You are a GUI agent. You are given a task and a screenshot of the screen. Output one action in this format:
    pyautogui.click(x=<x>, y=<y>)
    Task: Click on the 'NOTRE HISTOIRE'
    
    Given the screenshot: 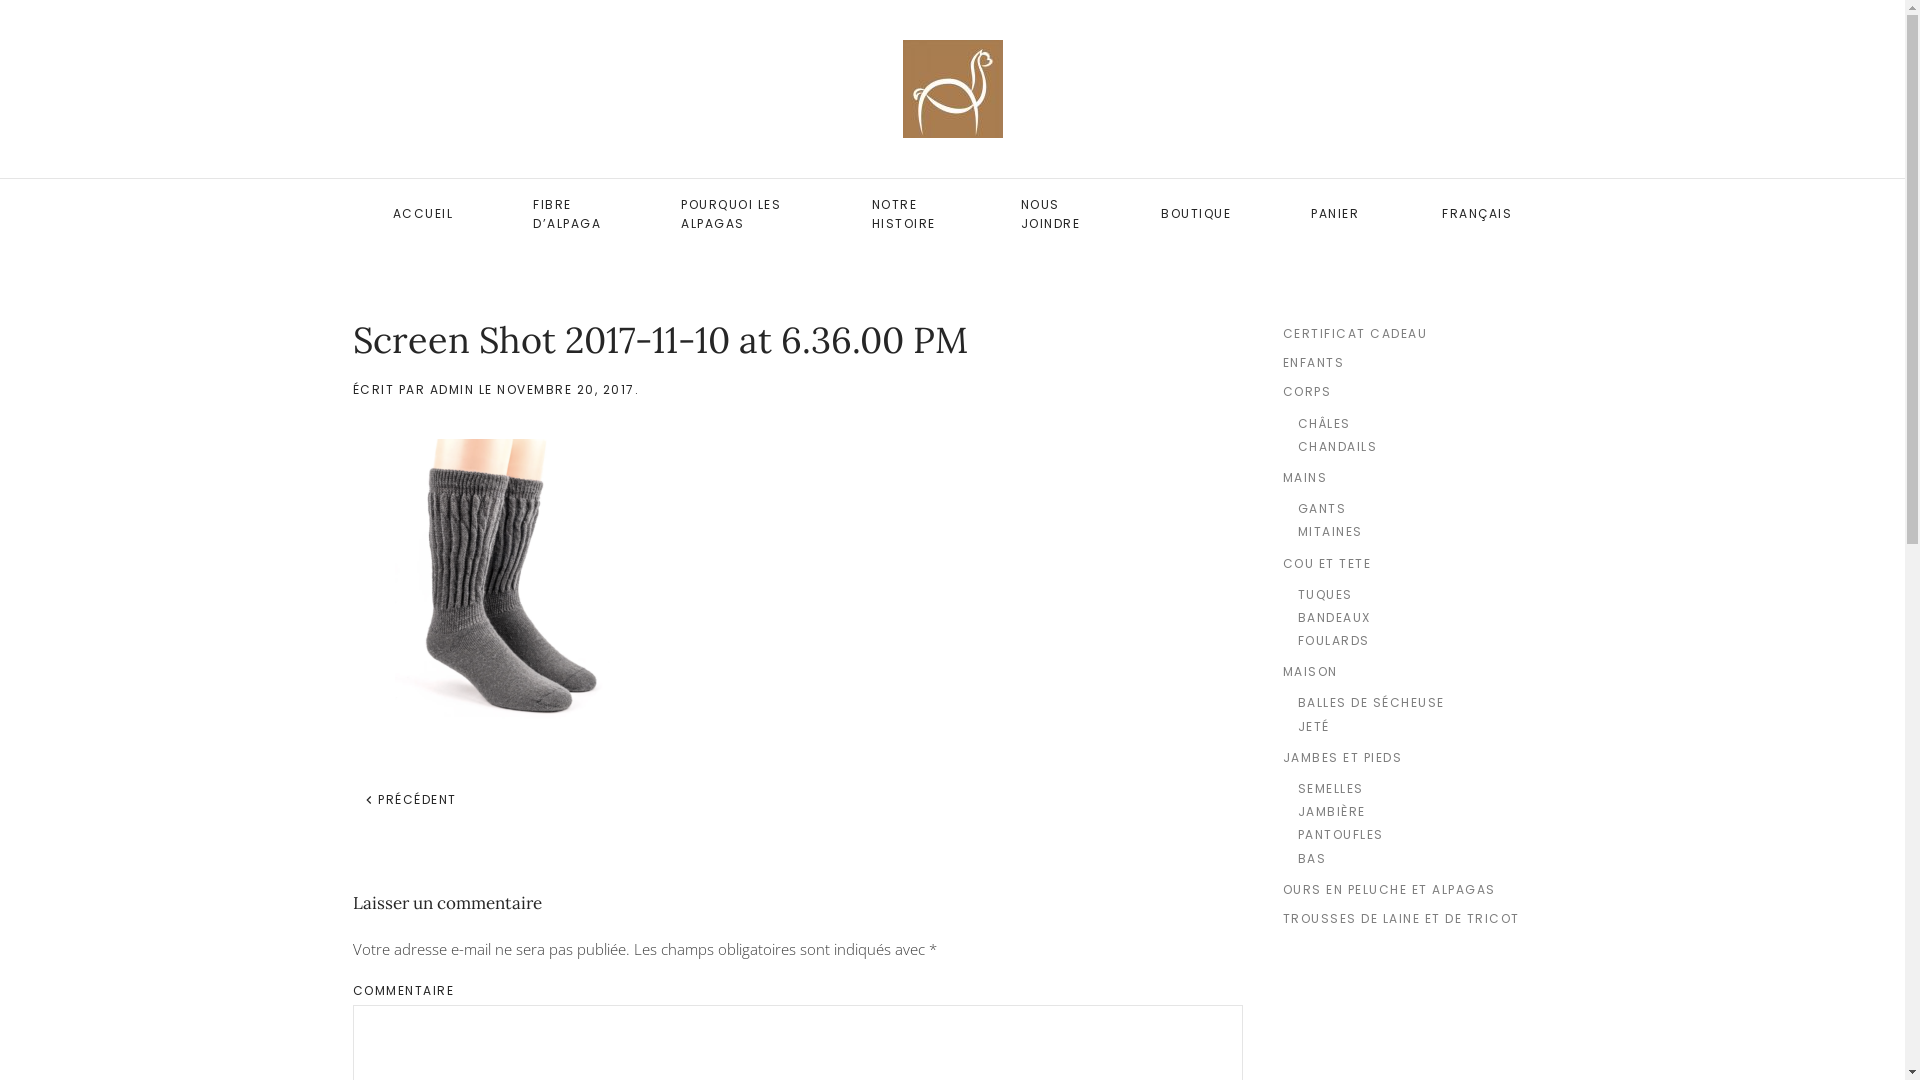 What is the action you would take?
    pyautogui.click(x=905, y=213)
    